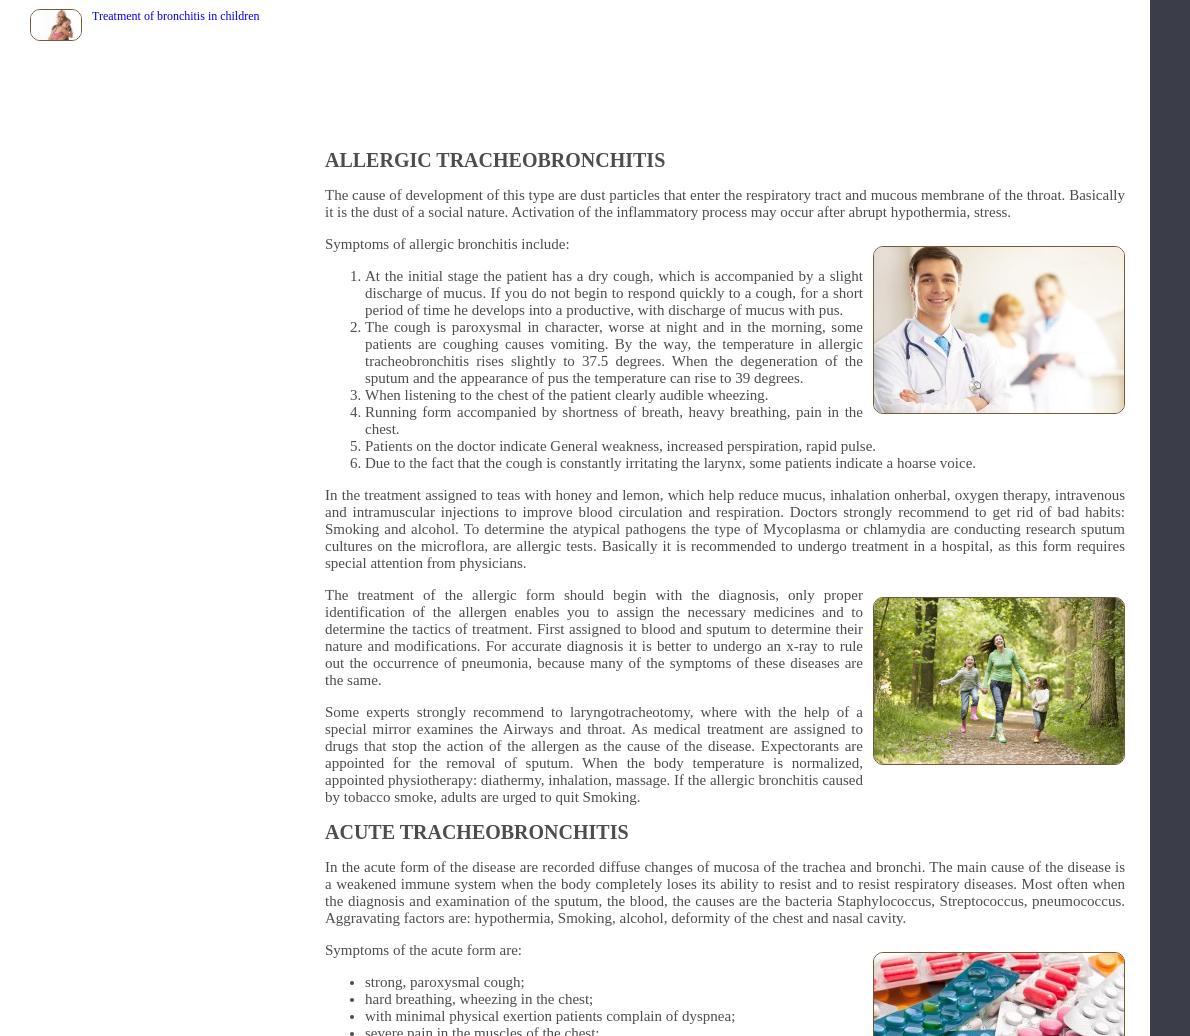  I want to click on 'In the acute form of the disease are recorded diffuse changes of mucosa of the trachea and bronchi. The main cause of the disease is a weakened immune system when the body completely loses its ability to resist and to resist respiratory diseases. Most often when the diagnosis and examination of the sputum, the blood, the causes are the bacteria Staphylococcus, Streptococcus, pneumococcus. Aggravating factors are: hypothermia, Smoking, alcohol, deformity of the chest and nasal cavity.', so click(724, 891).